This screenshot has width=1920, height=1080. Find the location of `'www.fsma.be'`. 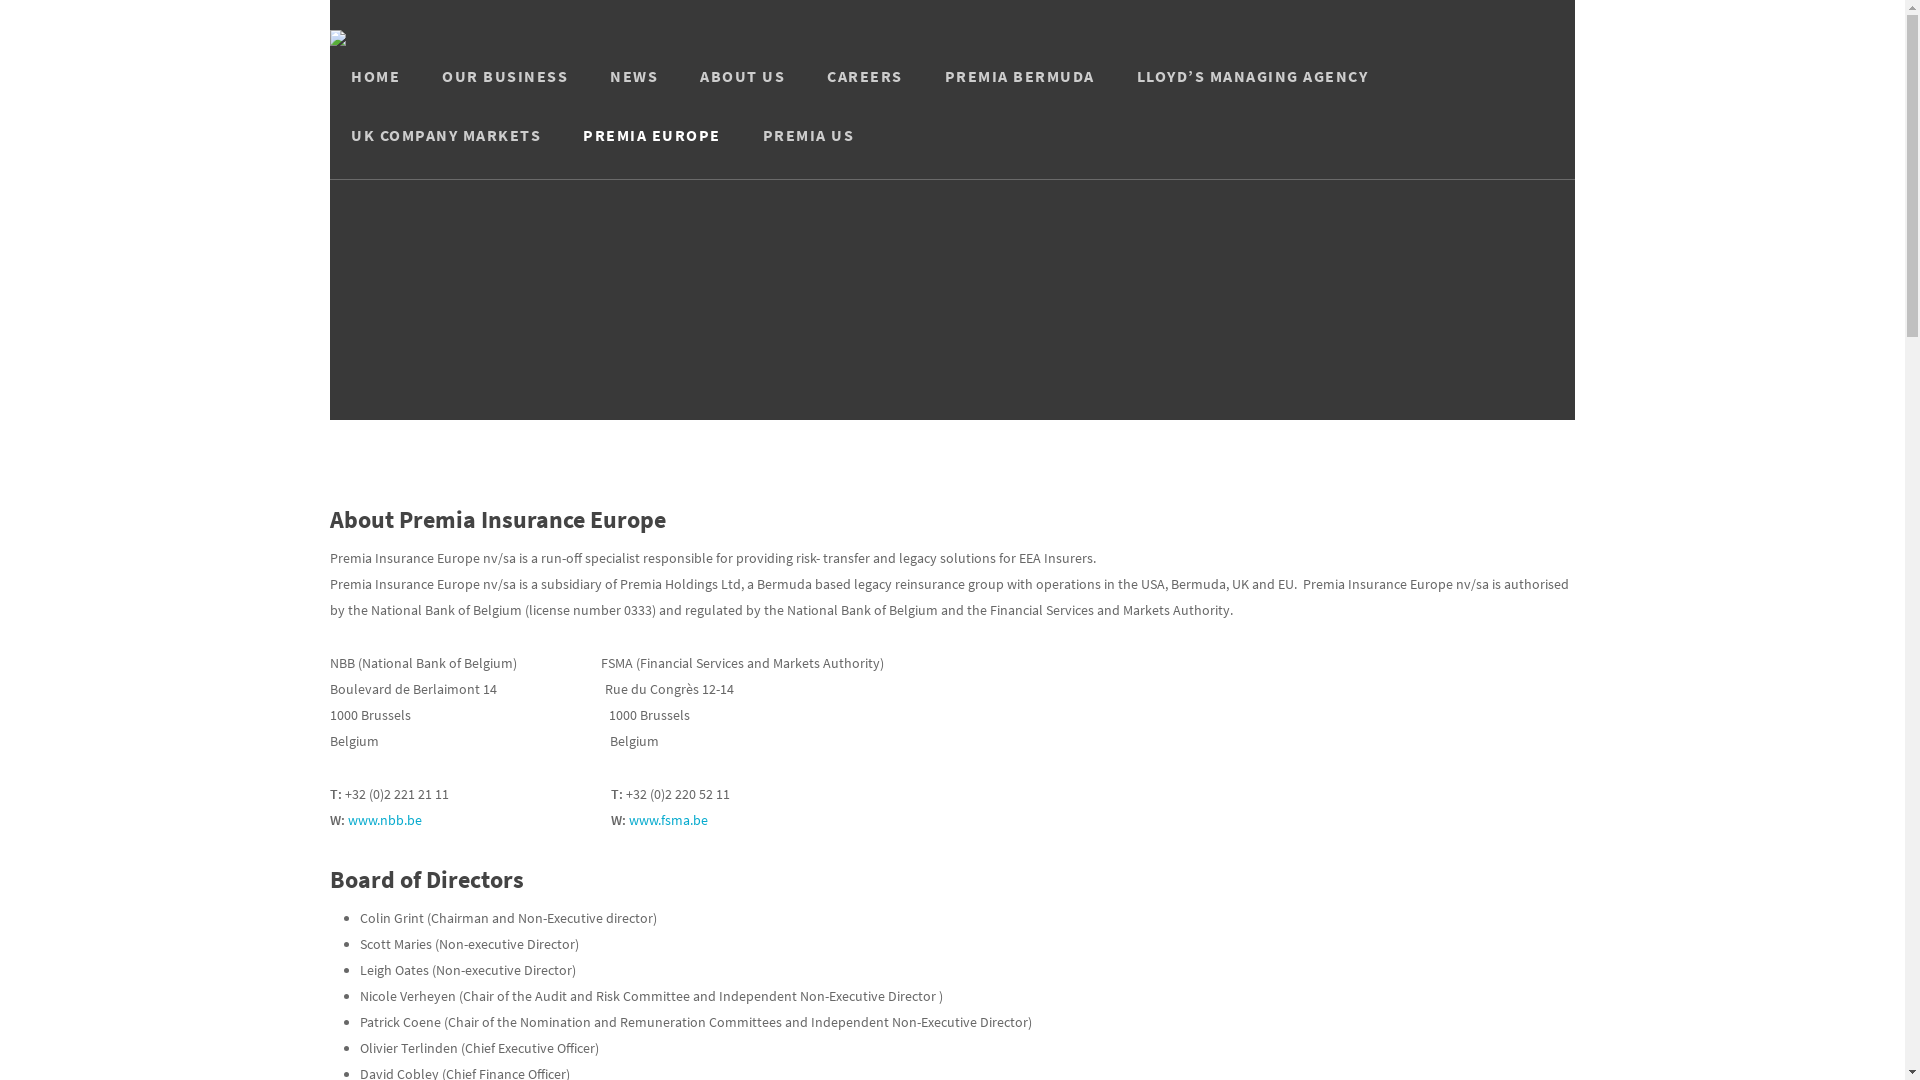

'www.fsma.be' is located at coordinates (668, 820).